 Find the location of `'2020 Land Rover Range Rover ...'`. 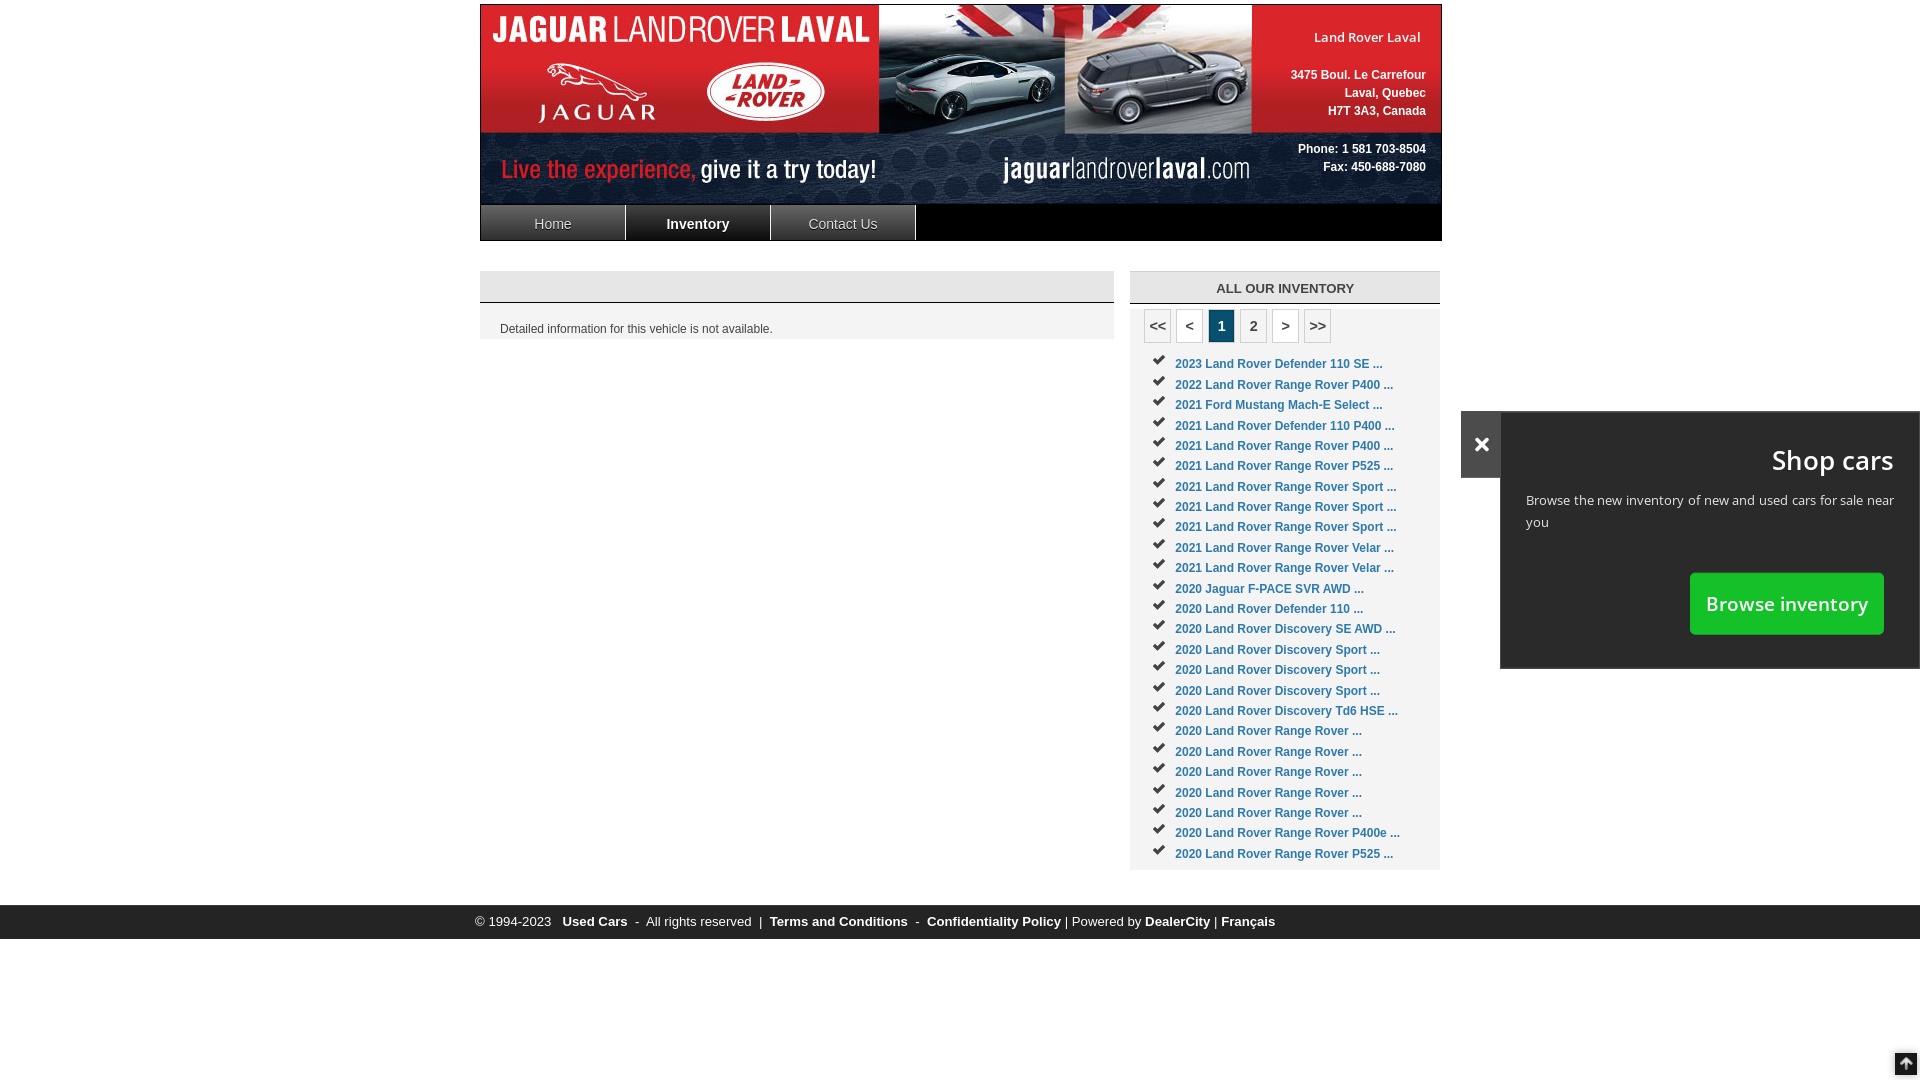

'2020 Land Rover Range Rover ...' is located at coordinates (1267, 770).